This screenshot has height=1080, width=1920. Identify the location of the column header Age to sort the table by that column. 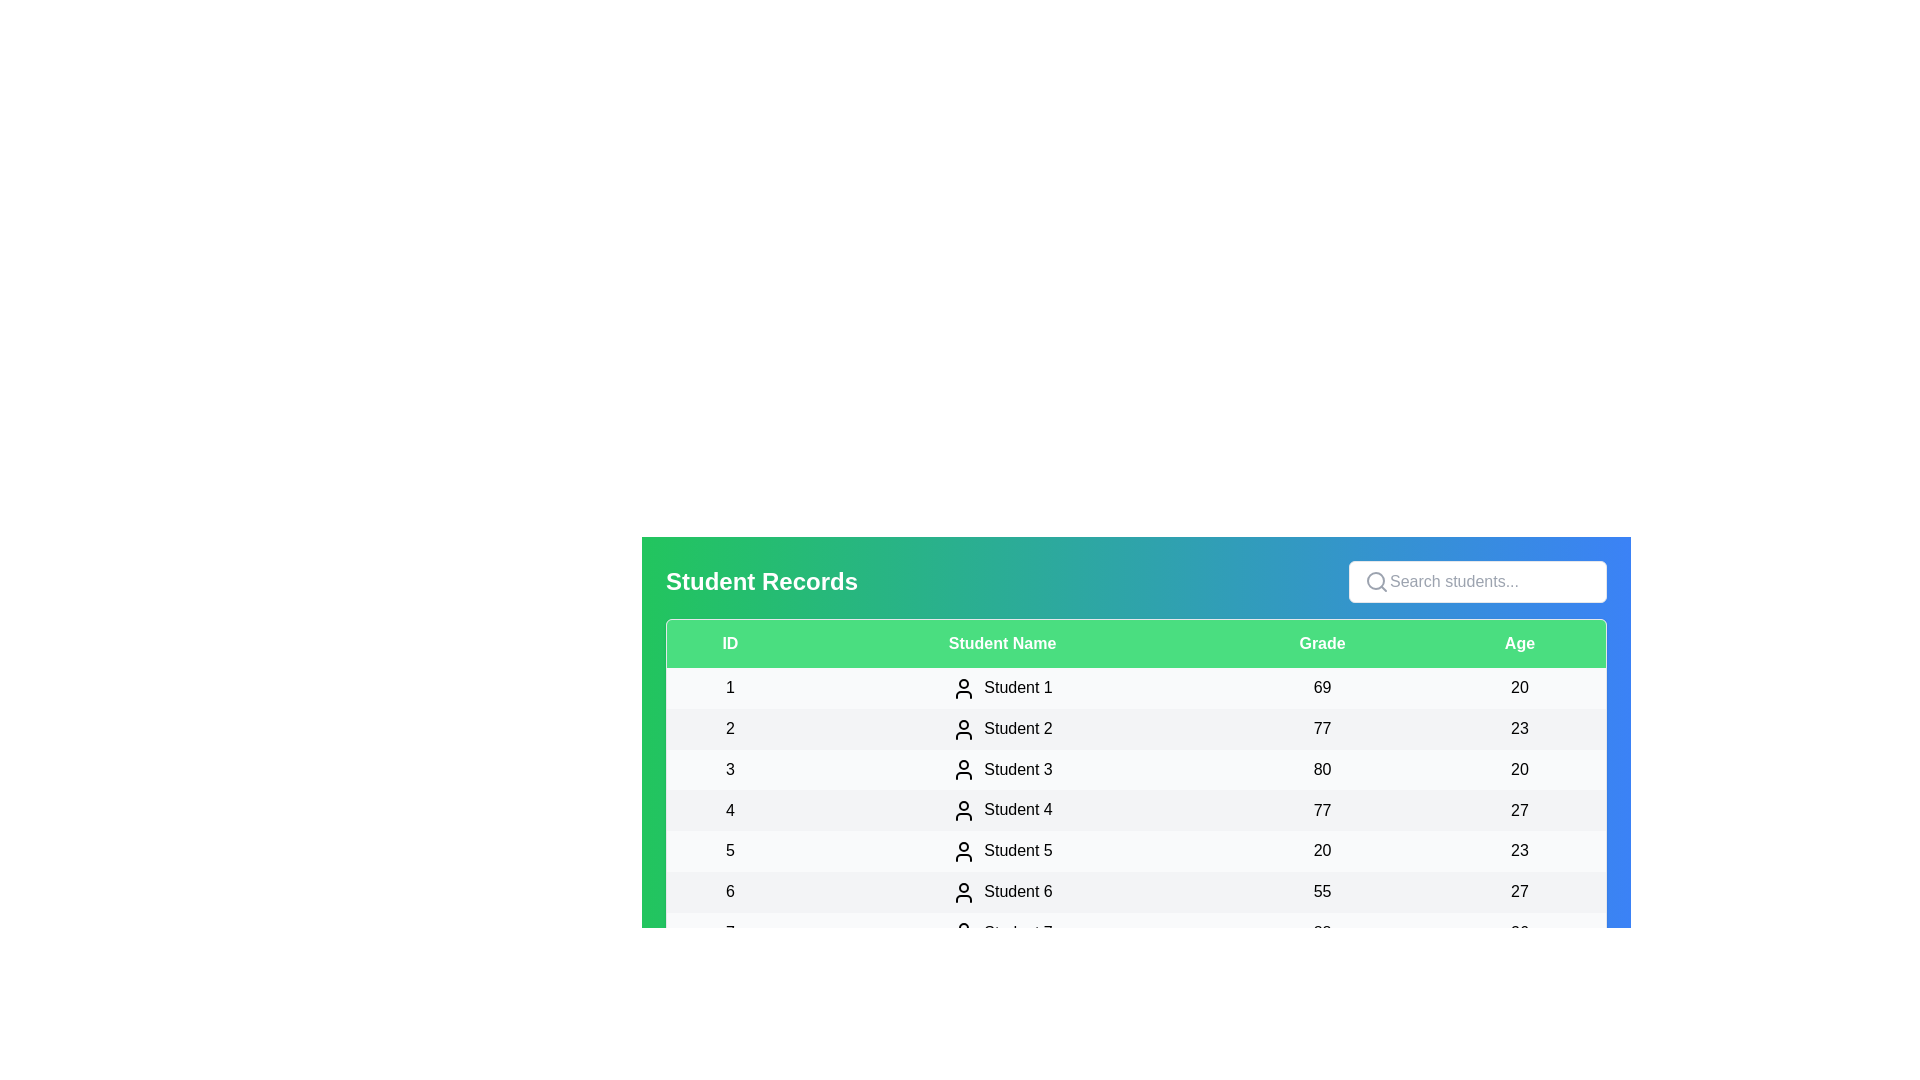
(1518, 644).